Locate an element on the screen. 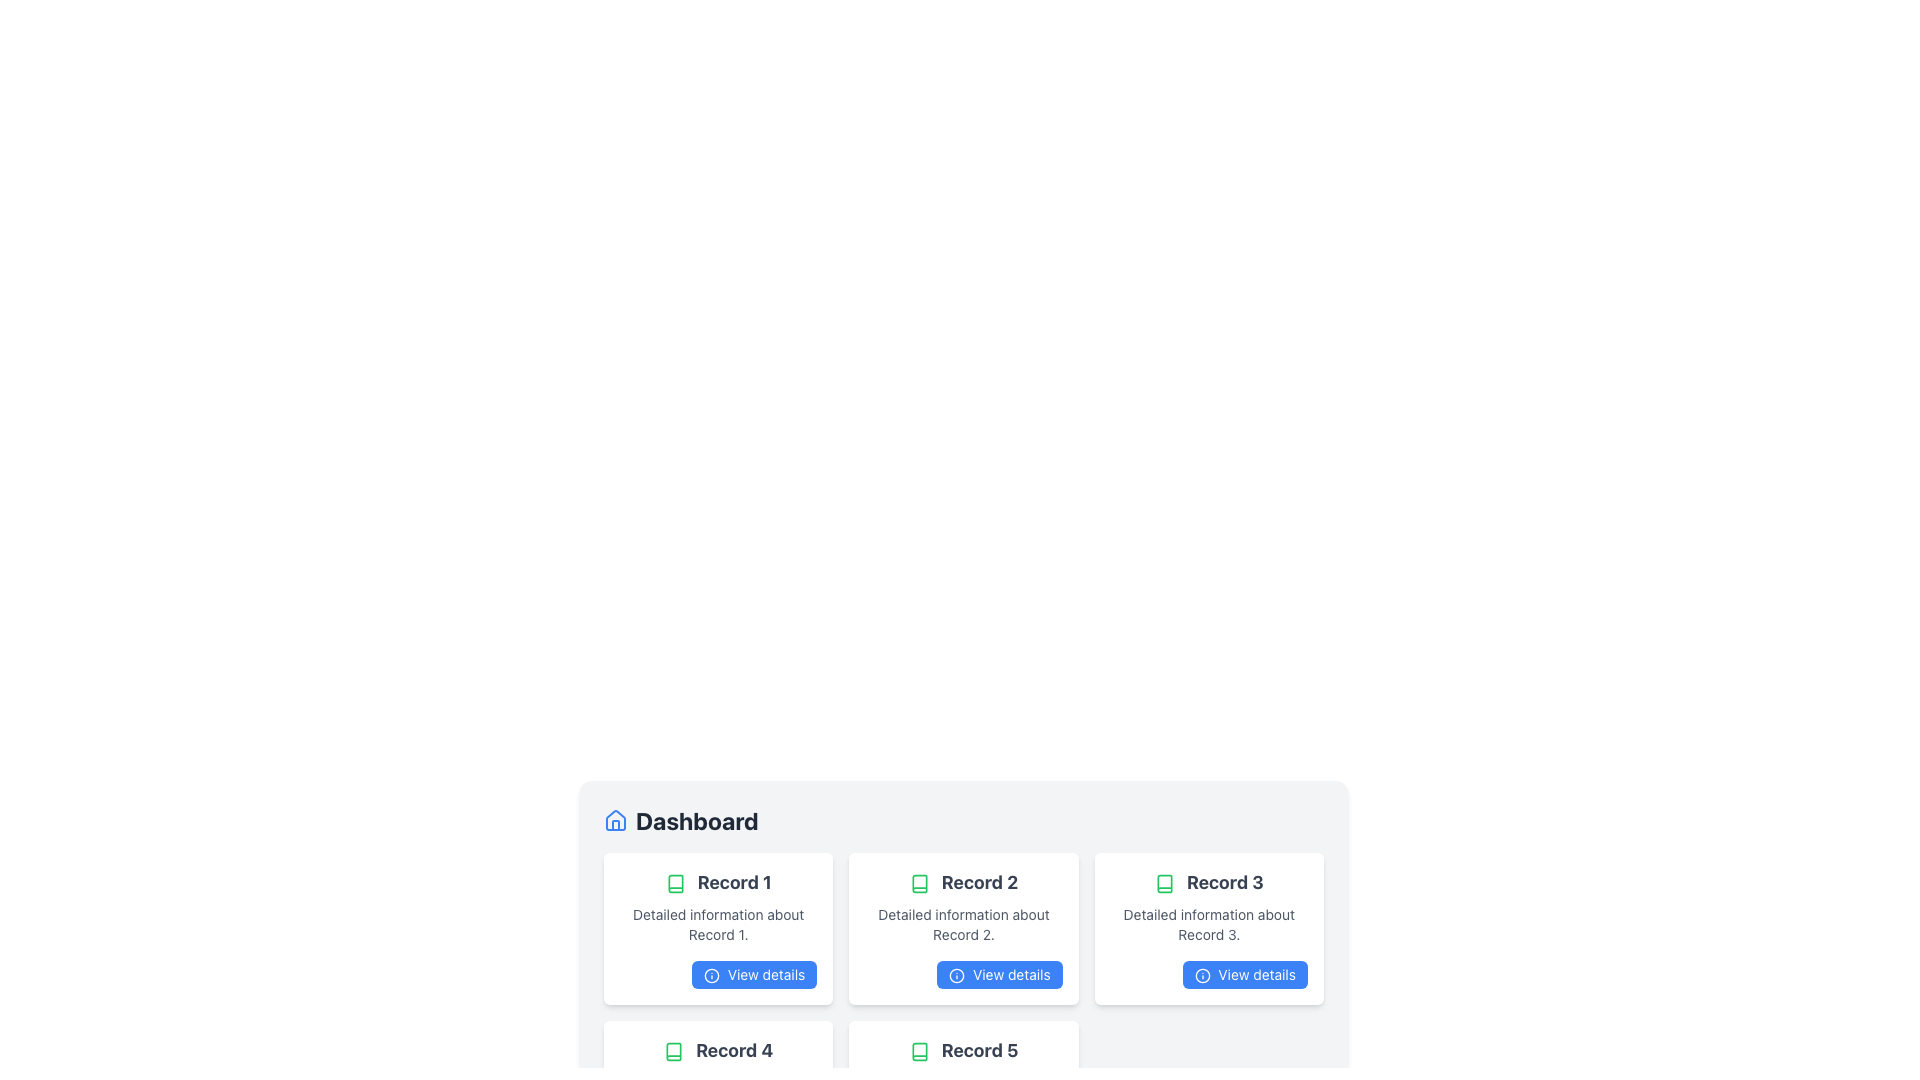  the blue button labeled 'View details' with rounded corners located at the bottom of the 'Record 1' card is located at coordinates (753, 974).